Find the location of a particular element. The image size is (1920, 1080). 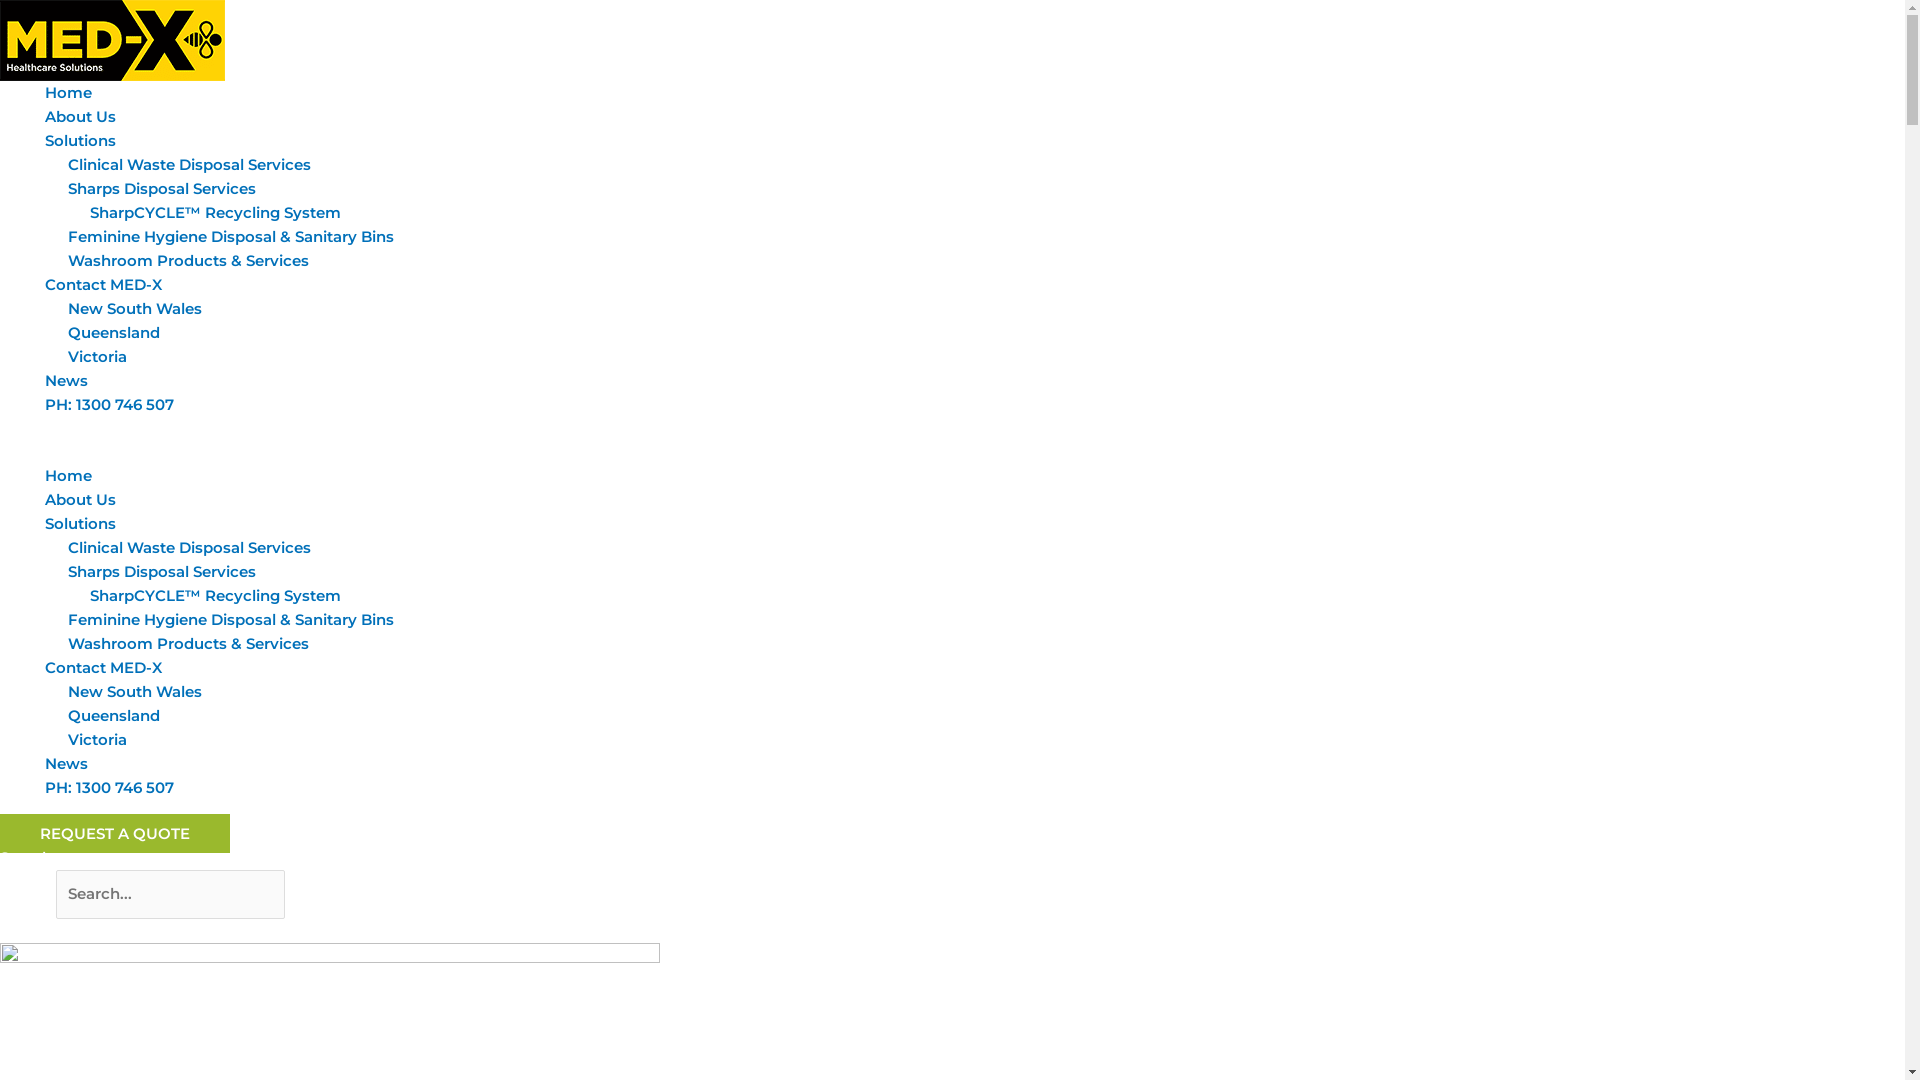

'PH: 1300 746 507' is located at coordinates (108, 404).